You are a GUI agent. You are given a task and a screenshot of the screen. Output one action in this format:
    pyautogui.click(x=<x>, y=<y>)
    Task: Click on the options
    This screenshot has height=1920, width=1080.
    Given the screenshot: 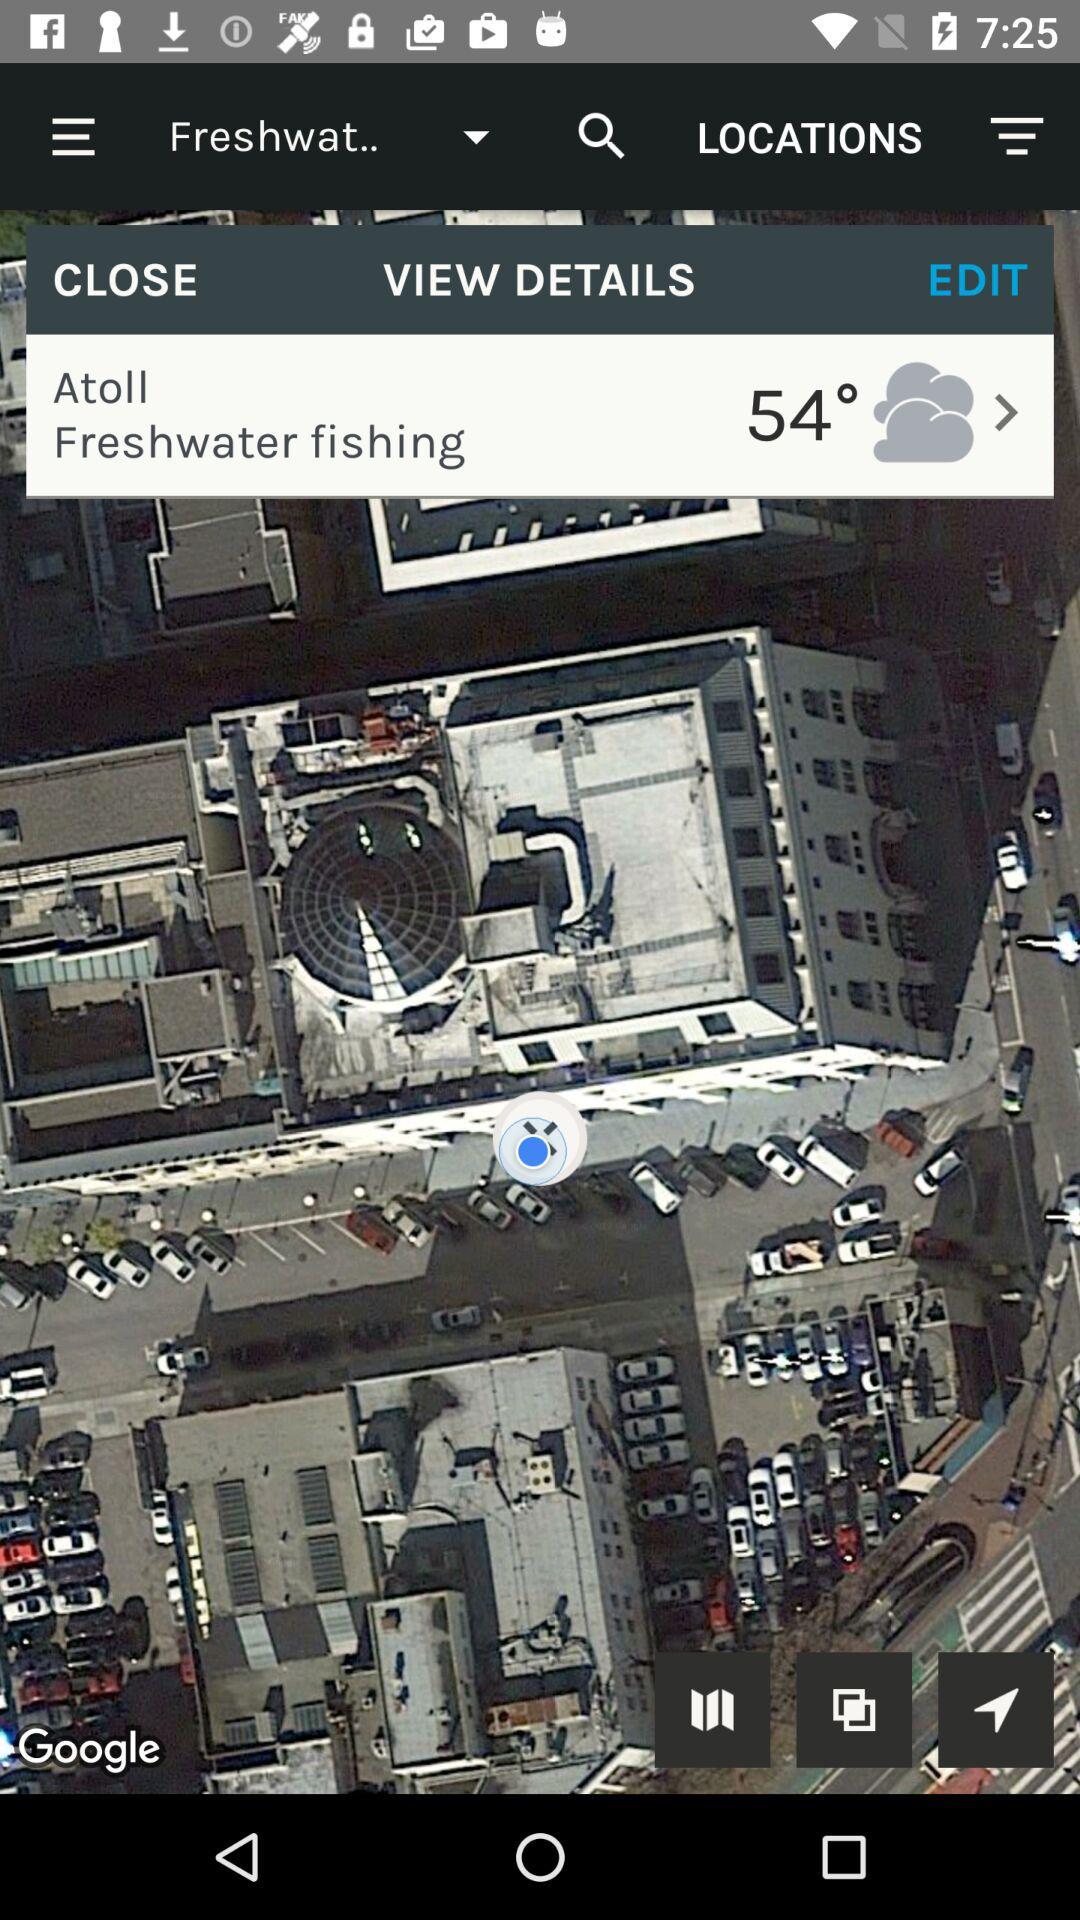 What is the action you would take?
    pyautogui.click(x=995, y=1708)
    